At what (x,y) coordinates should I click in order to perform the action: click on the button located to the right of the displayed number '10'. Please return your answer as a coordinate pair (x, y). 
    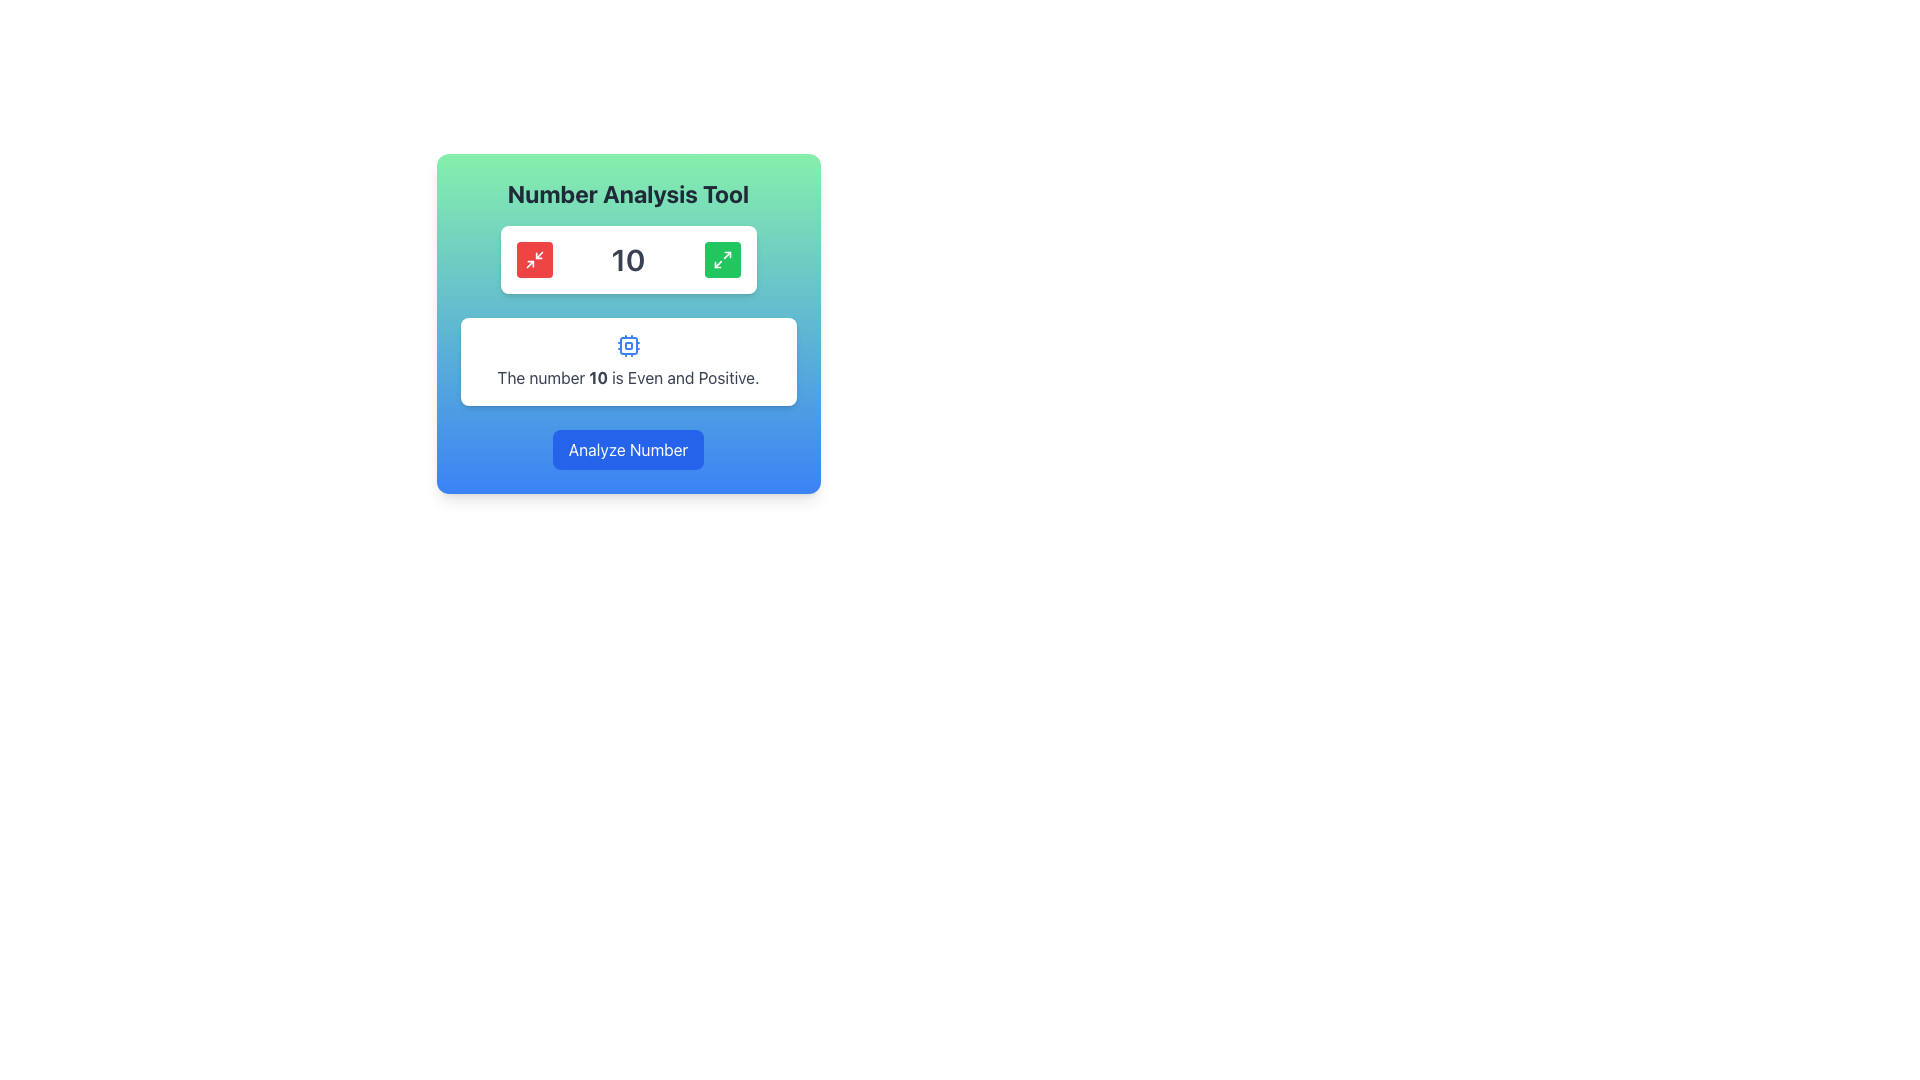
    Looking at the image, I should click on (721, 258).